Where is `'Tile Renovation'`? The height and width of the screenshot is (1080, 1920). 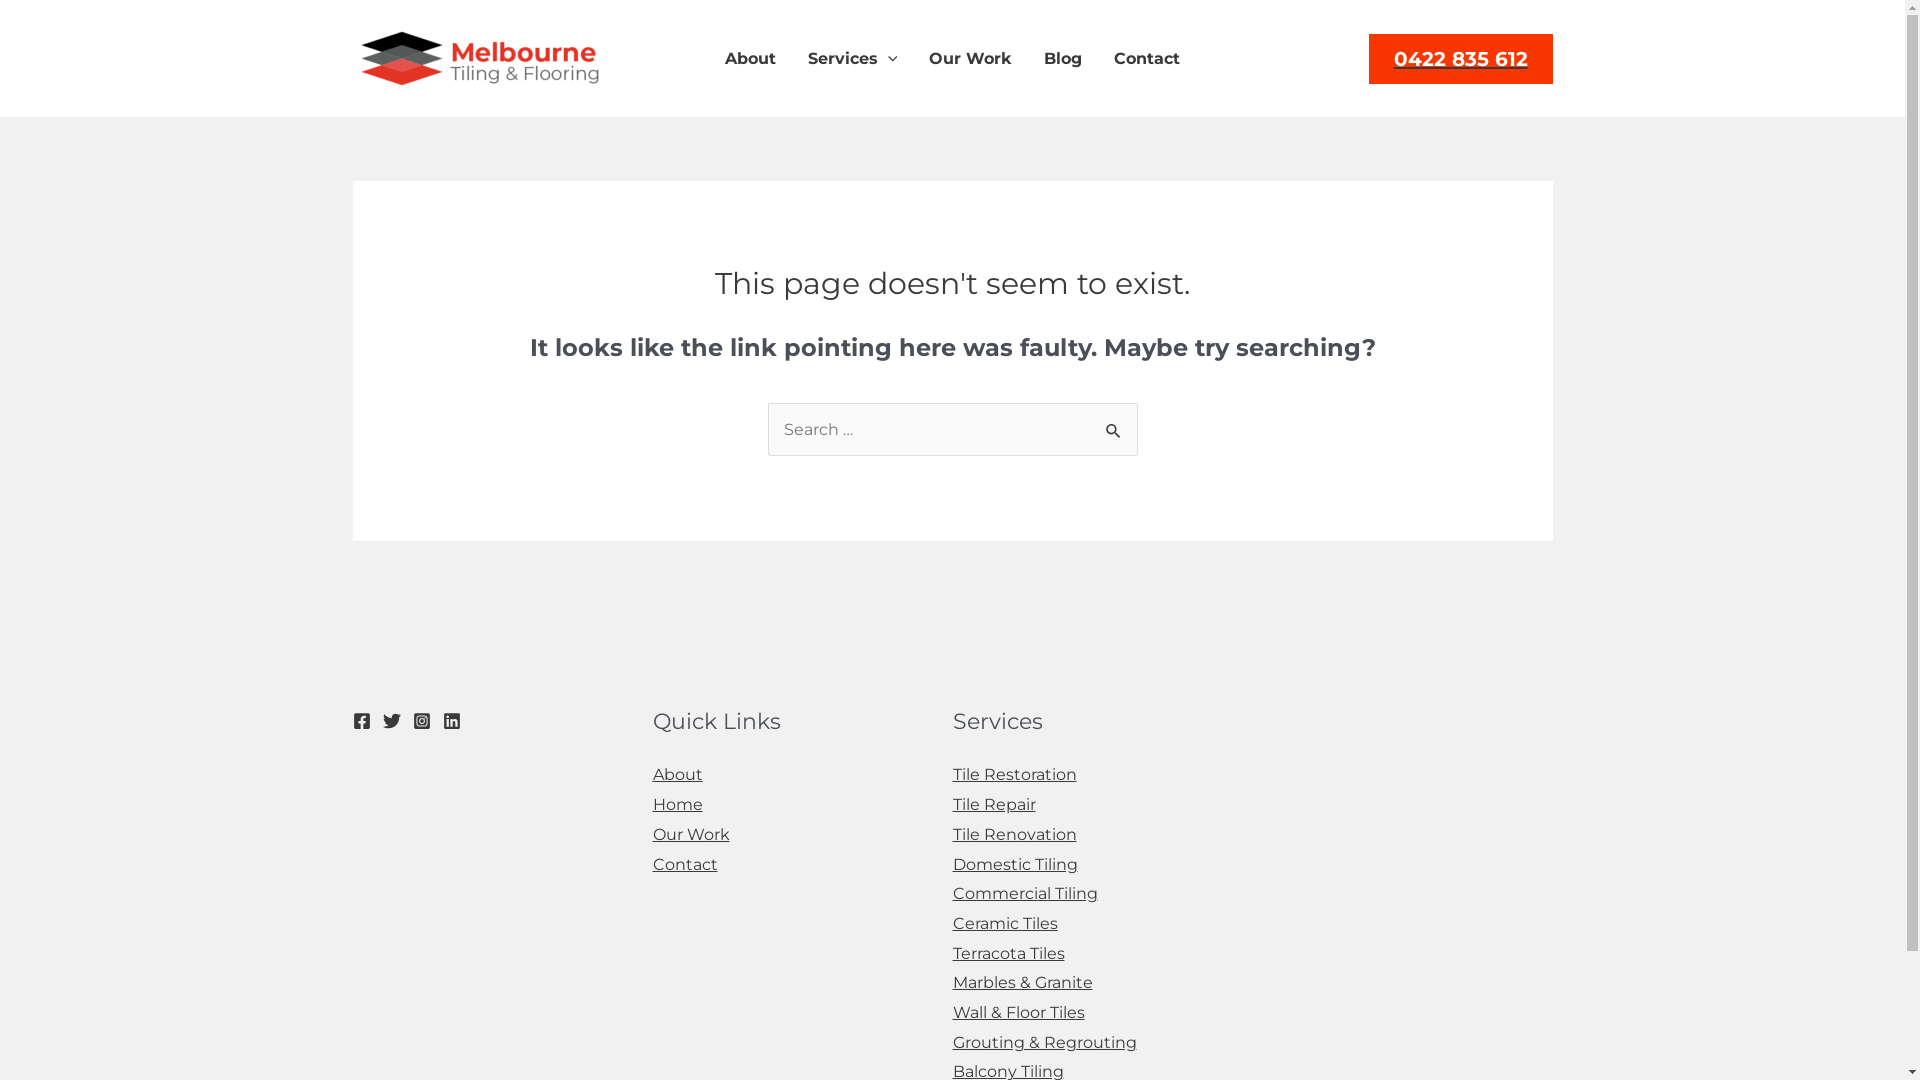
'Tile Renovation' is located at coordinates (1013, 834).